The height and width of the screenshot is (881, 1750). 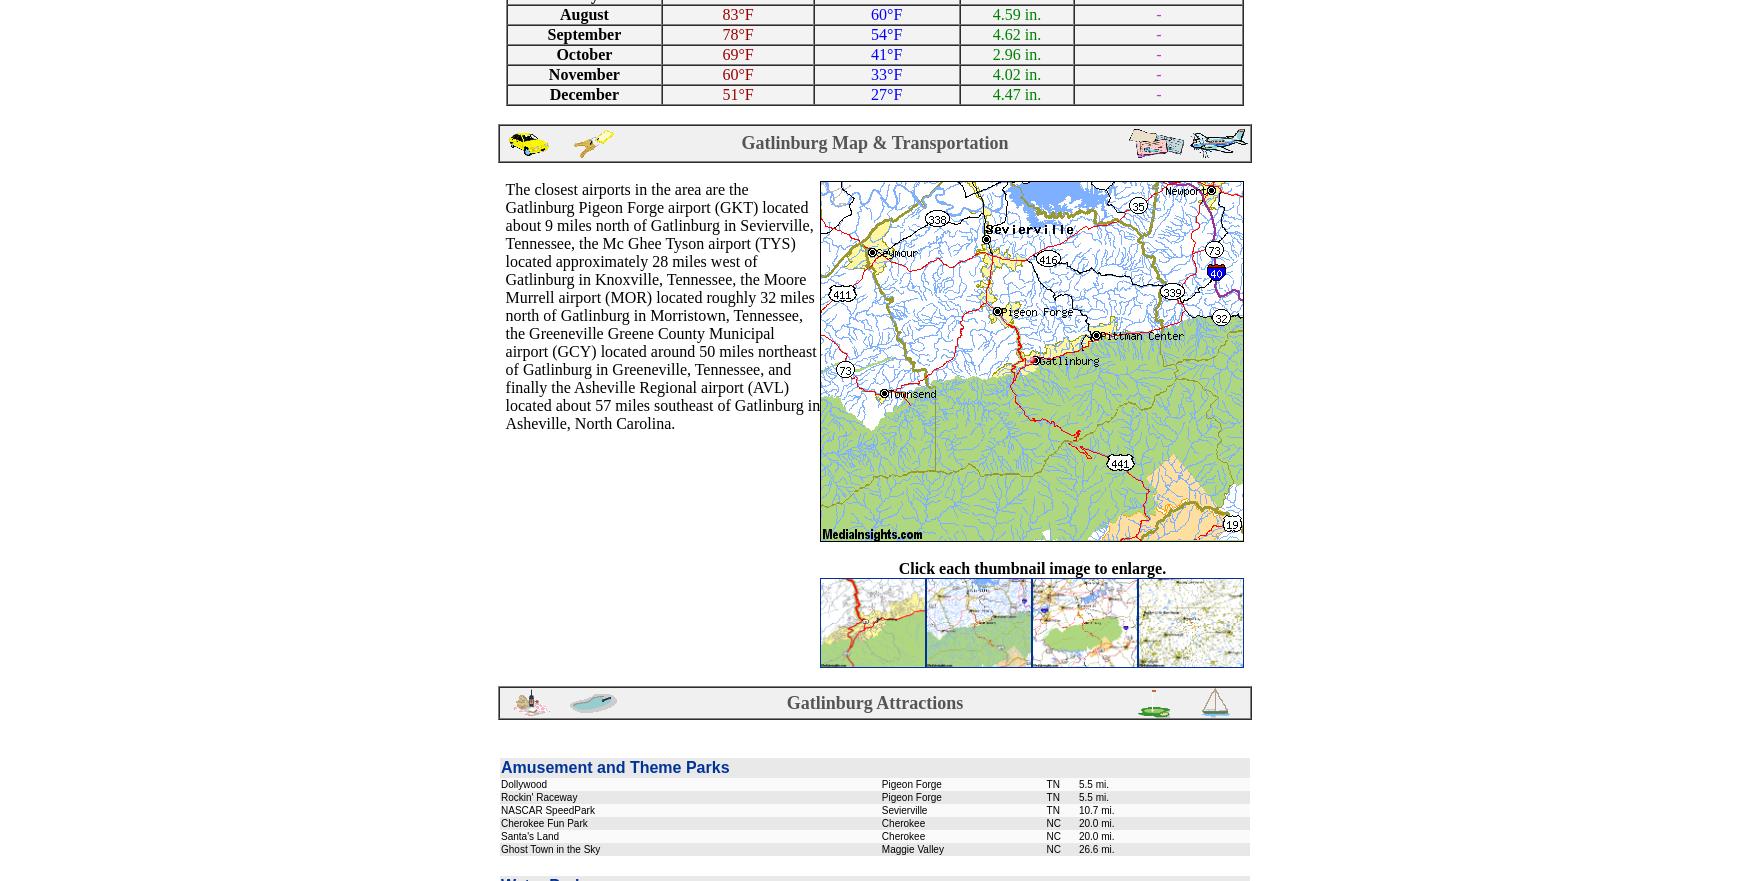 I want to click on 'Cherokee Fun Park', so click(x=543, y=822).